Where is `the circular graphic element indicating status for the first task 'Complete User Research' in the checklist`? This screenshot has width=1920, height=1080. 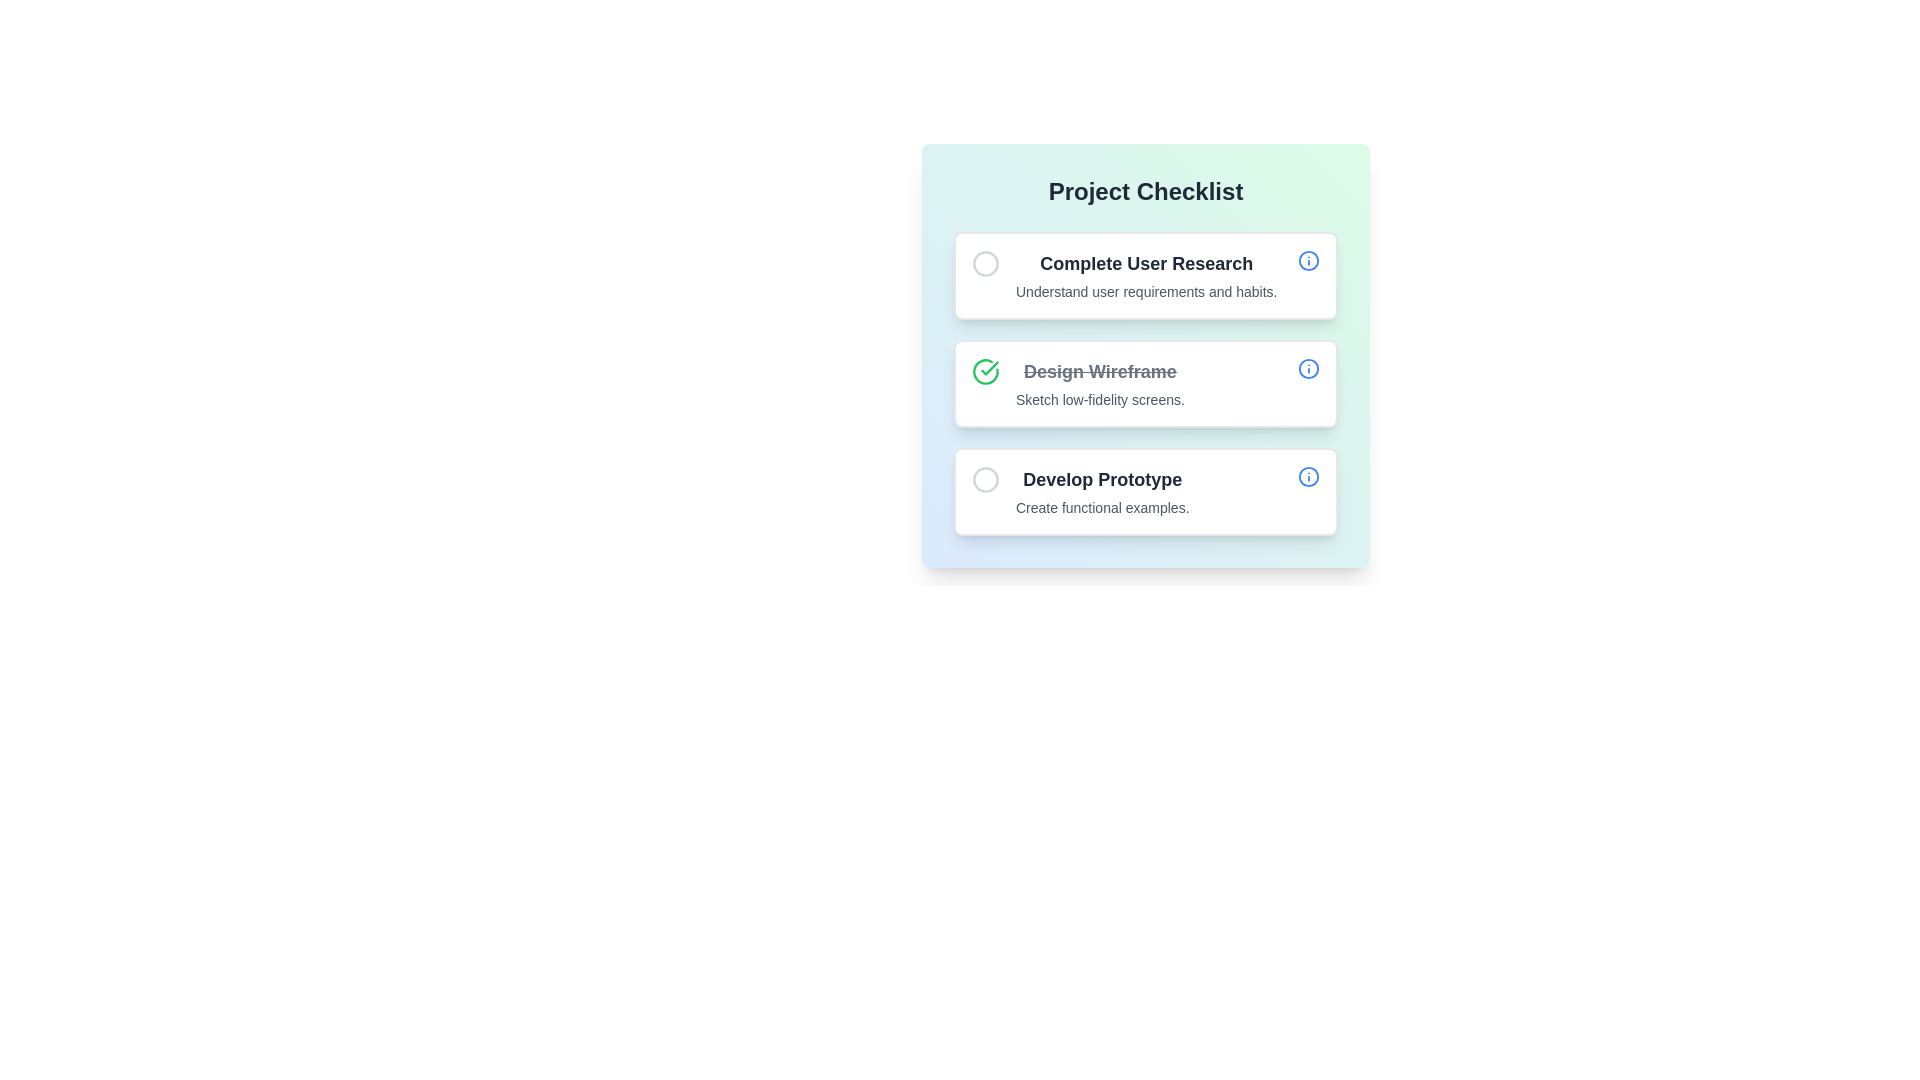 the circular graphic element indicating status for the first task 'Complete User Research' in the checklist is located at coordinates (985, 261).